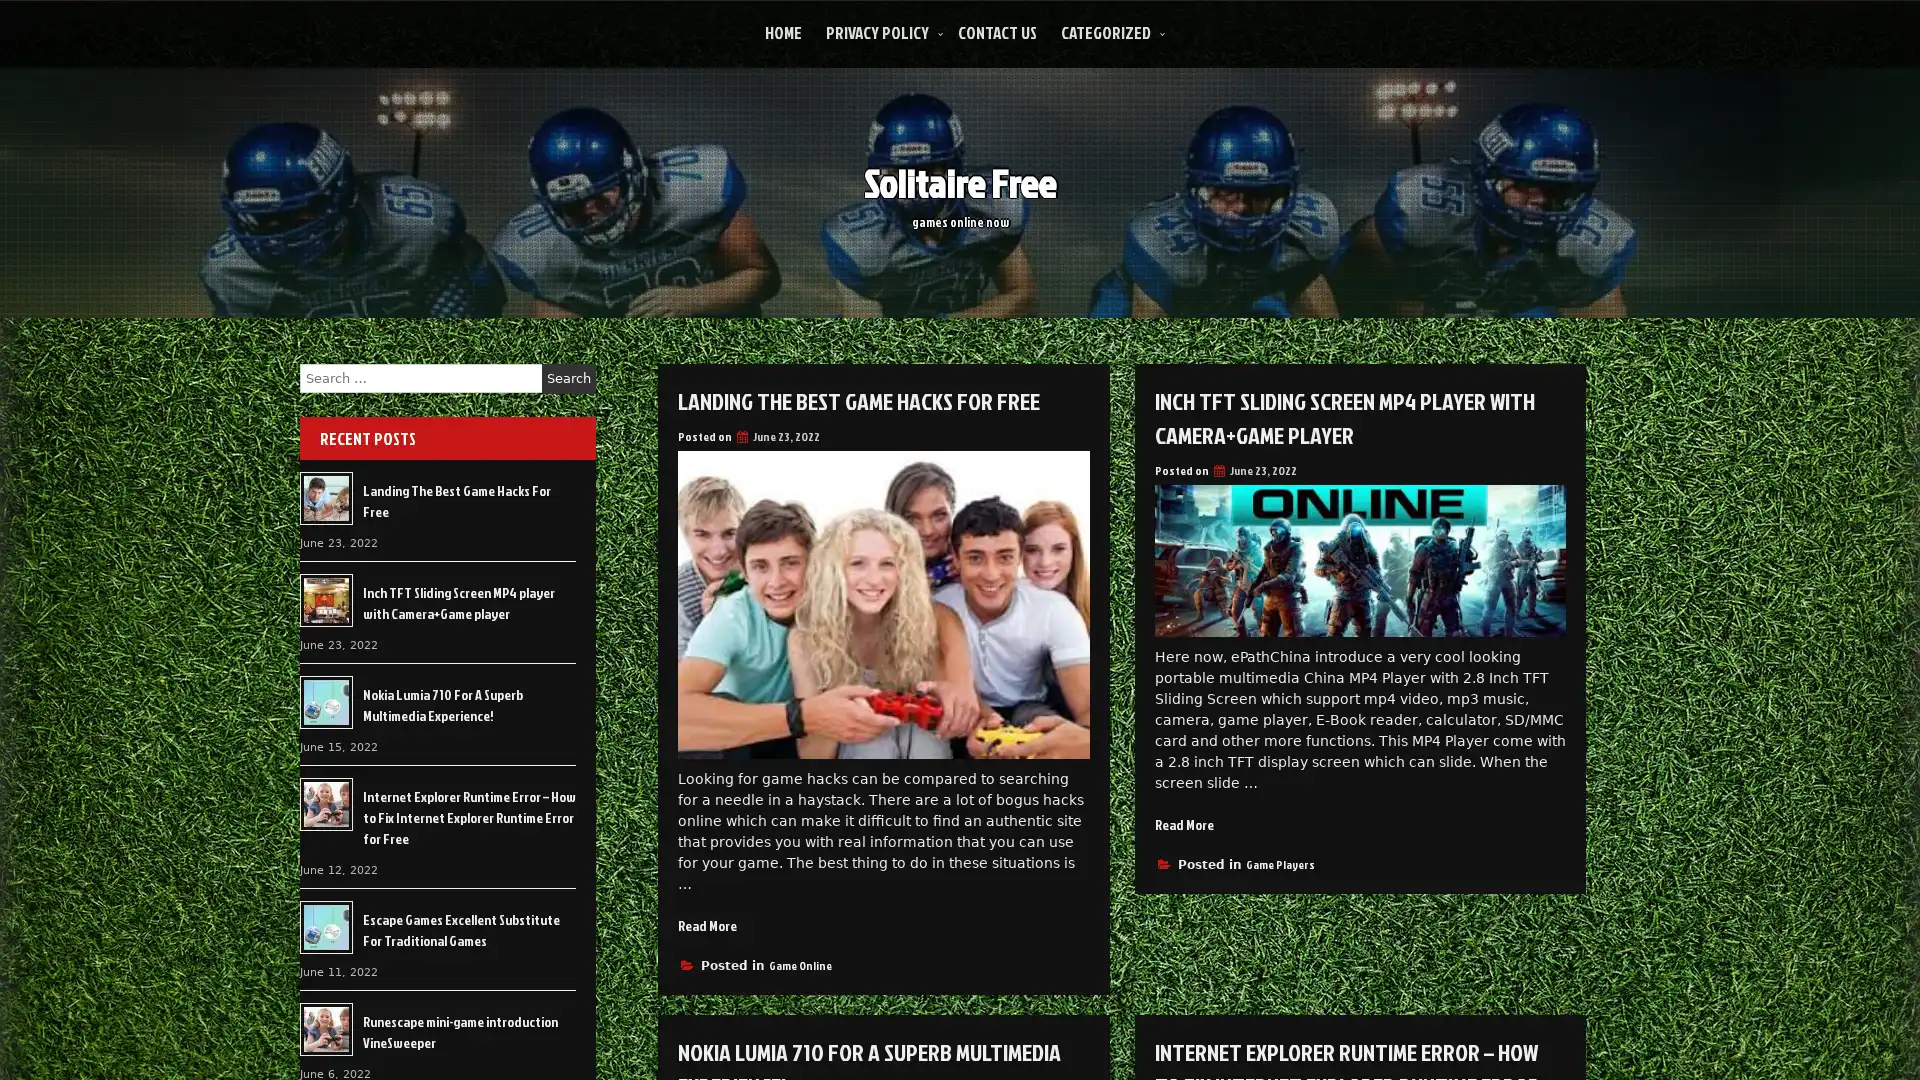 This screenshot has height=1080, width=1920. I want to click on Search, so click(568, 378).